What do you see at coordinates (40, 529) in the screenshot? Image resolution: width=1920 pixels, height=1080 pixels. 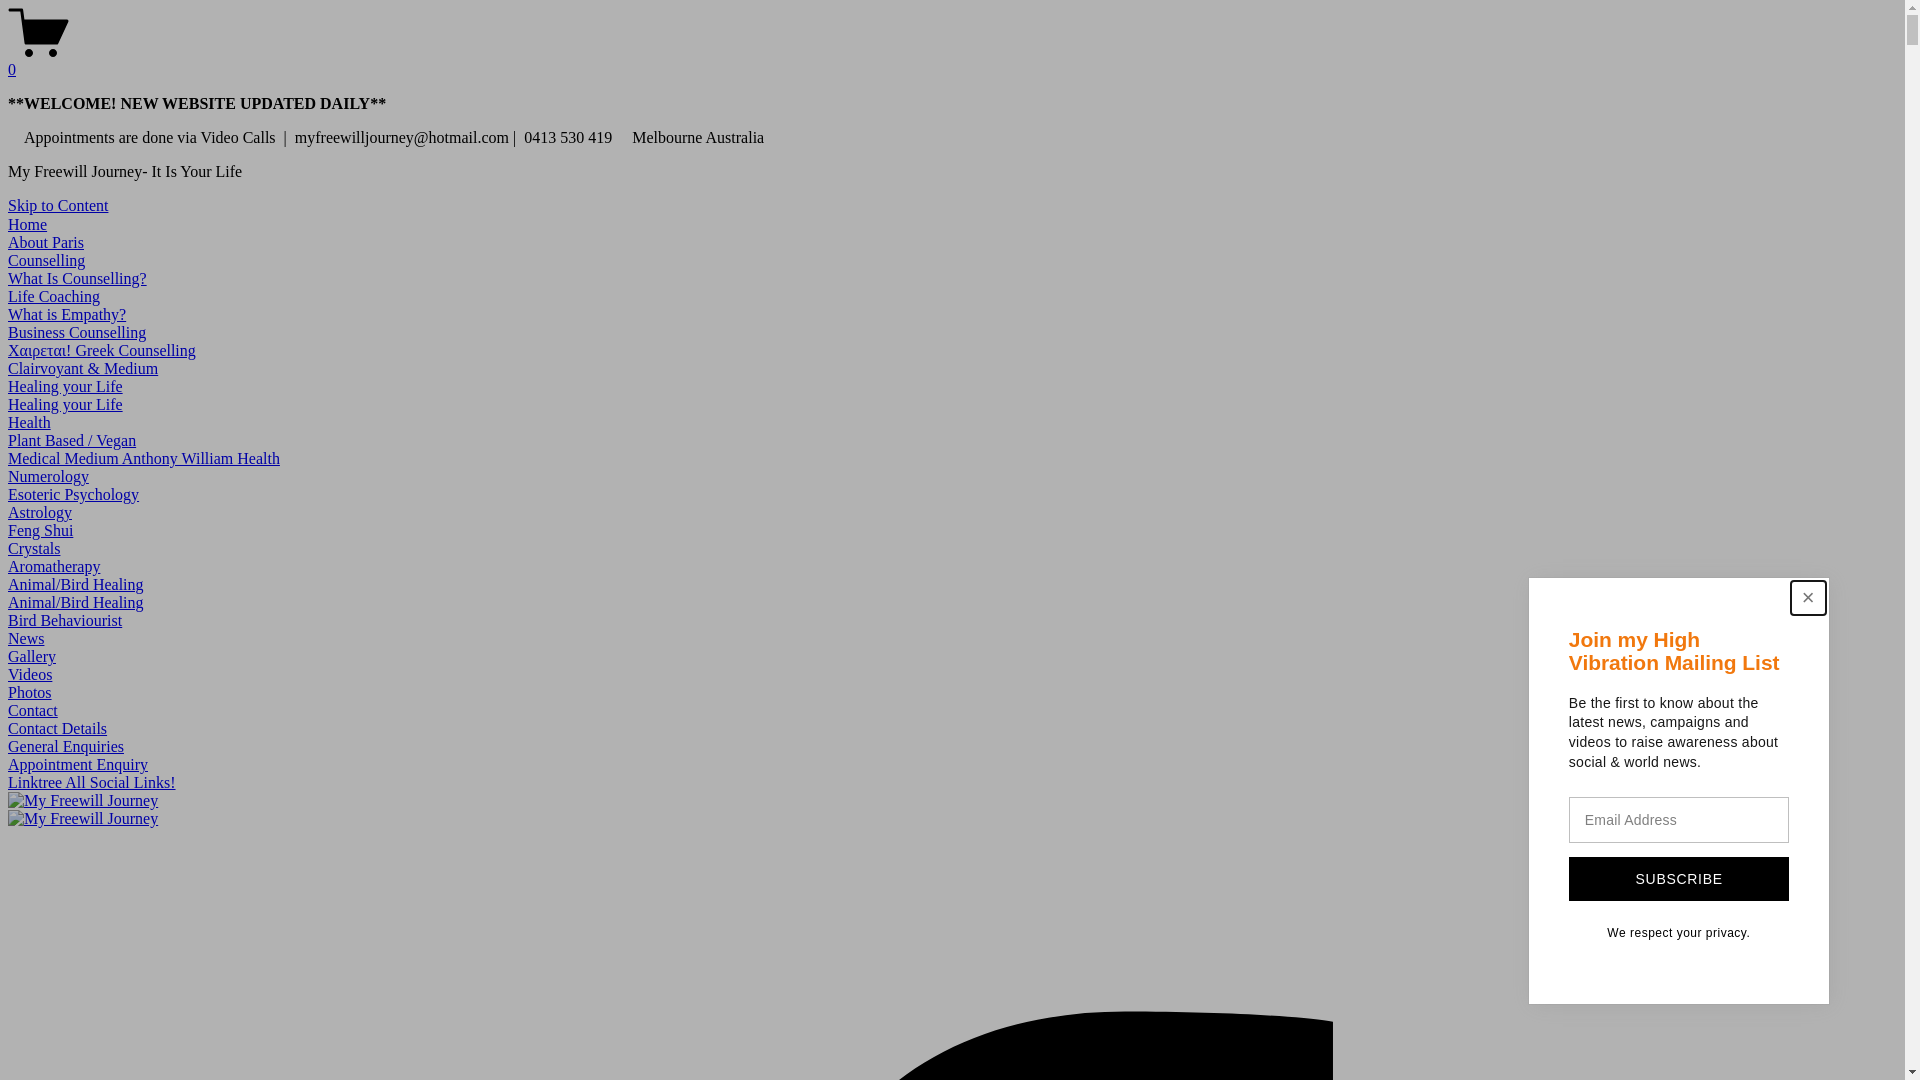 I see `'Feng Shui'` at bounding box center [40, 529].